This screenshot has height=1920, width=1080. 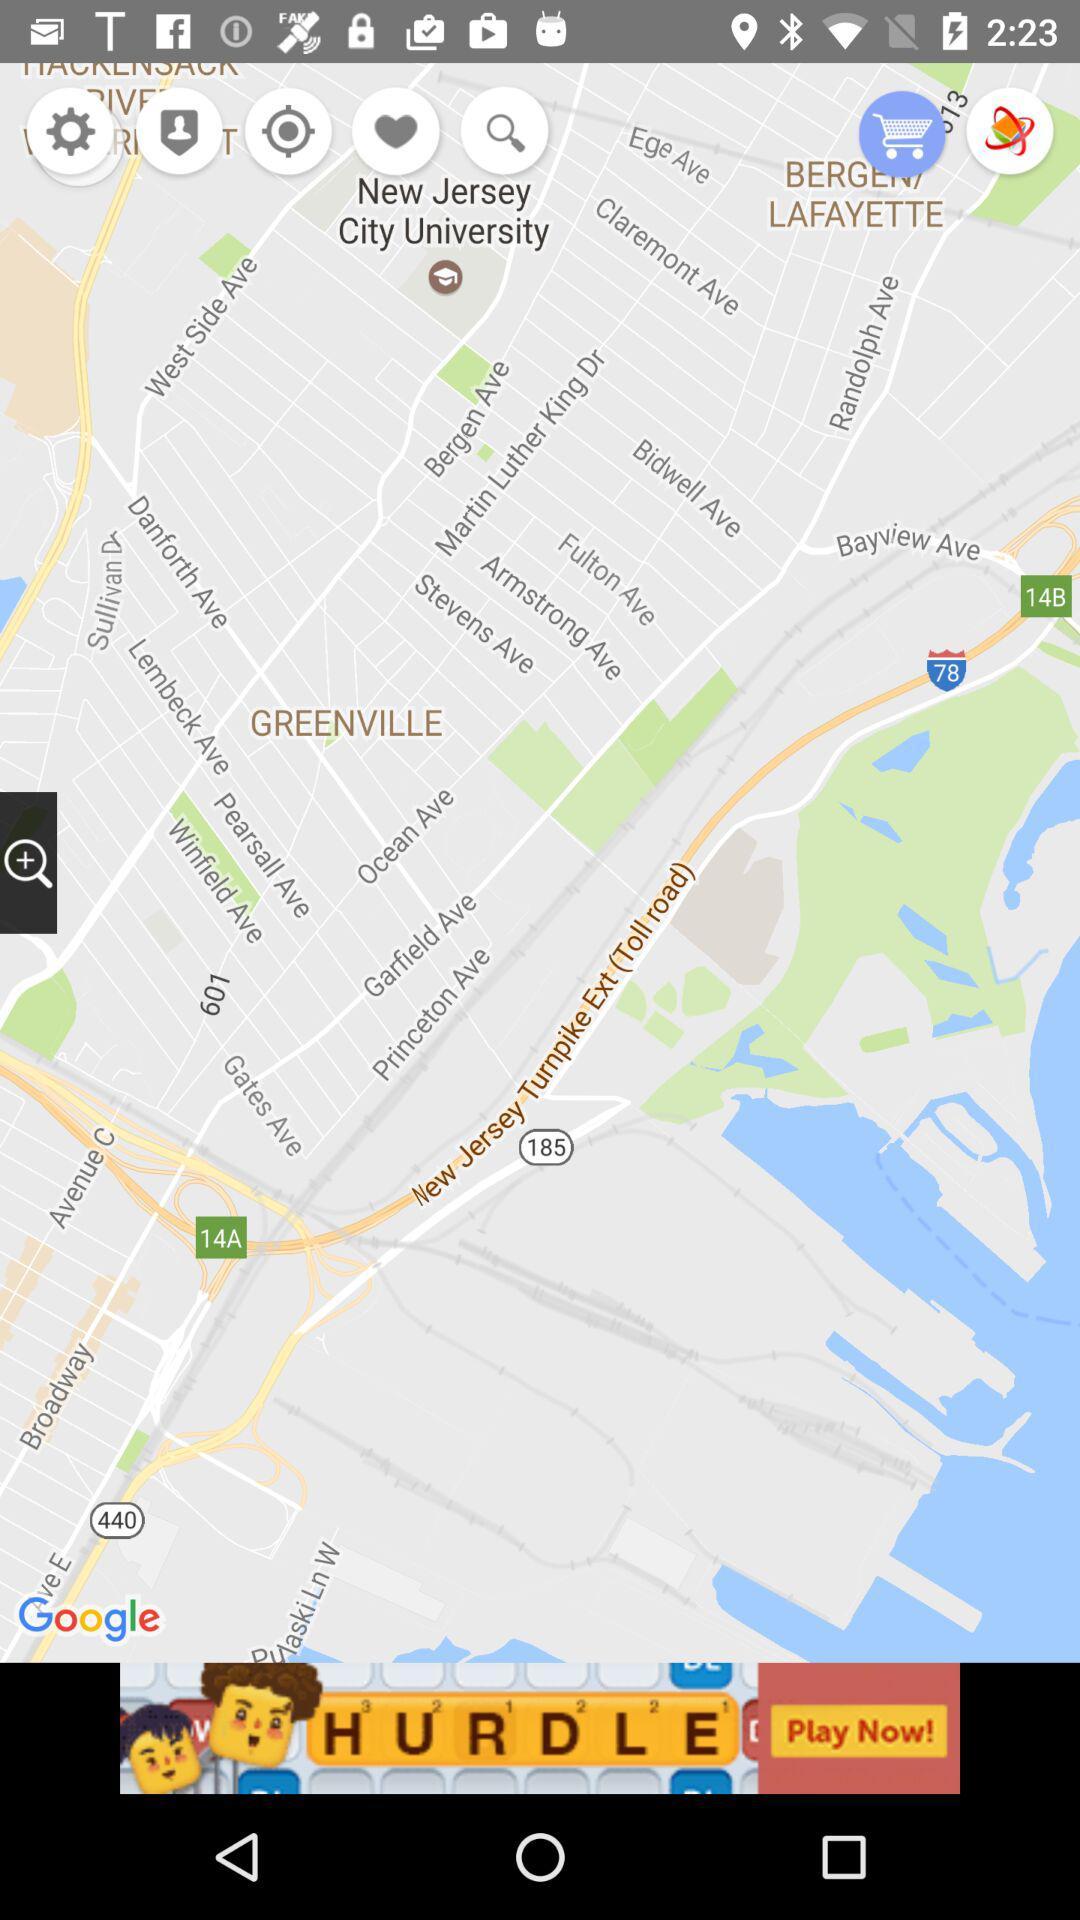 I want to click on drag magnifier, so click(x=28, y=862).